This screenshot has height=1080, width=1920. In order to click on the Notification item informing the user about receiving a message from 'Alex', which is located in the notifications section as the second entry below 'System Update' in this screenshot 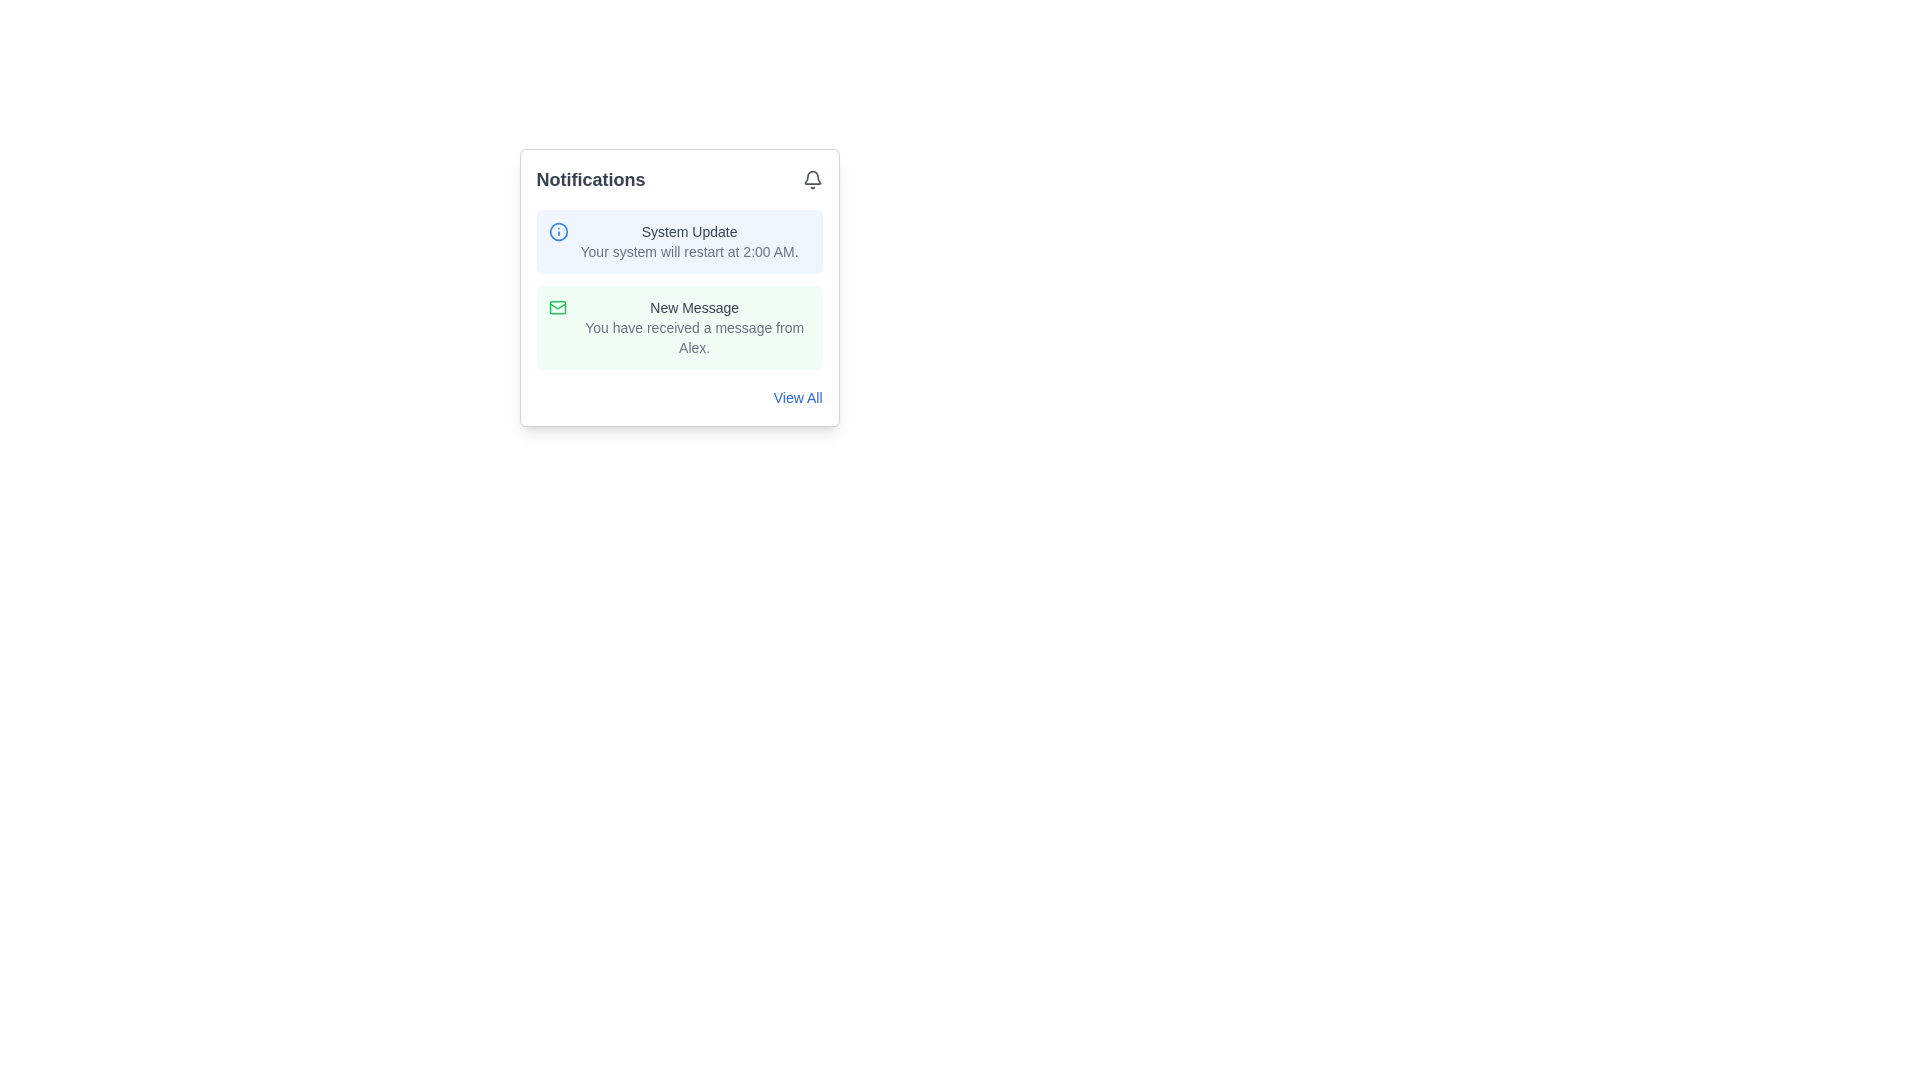, I will do `click(694, 326)`.